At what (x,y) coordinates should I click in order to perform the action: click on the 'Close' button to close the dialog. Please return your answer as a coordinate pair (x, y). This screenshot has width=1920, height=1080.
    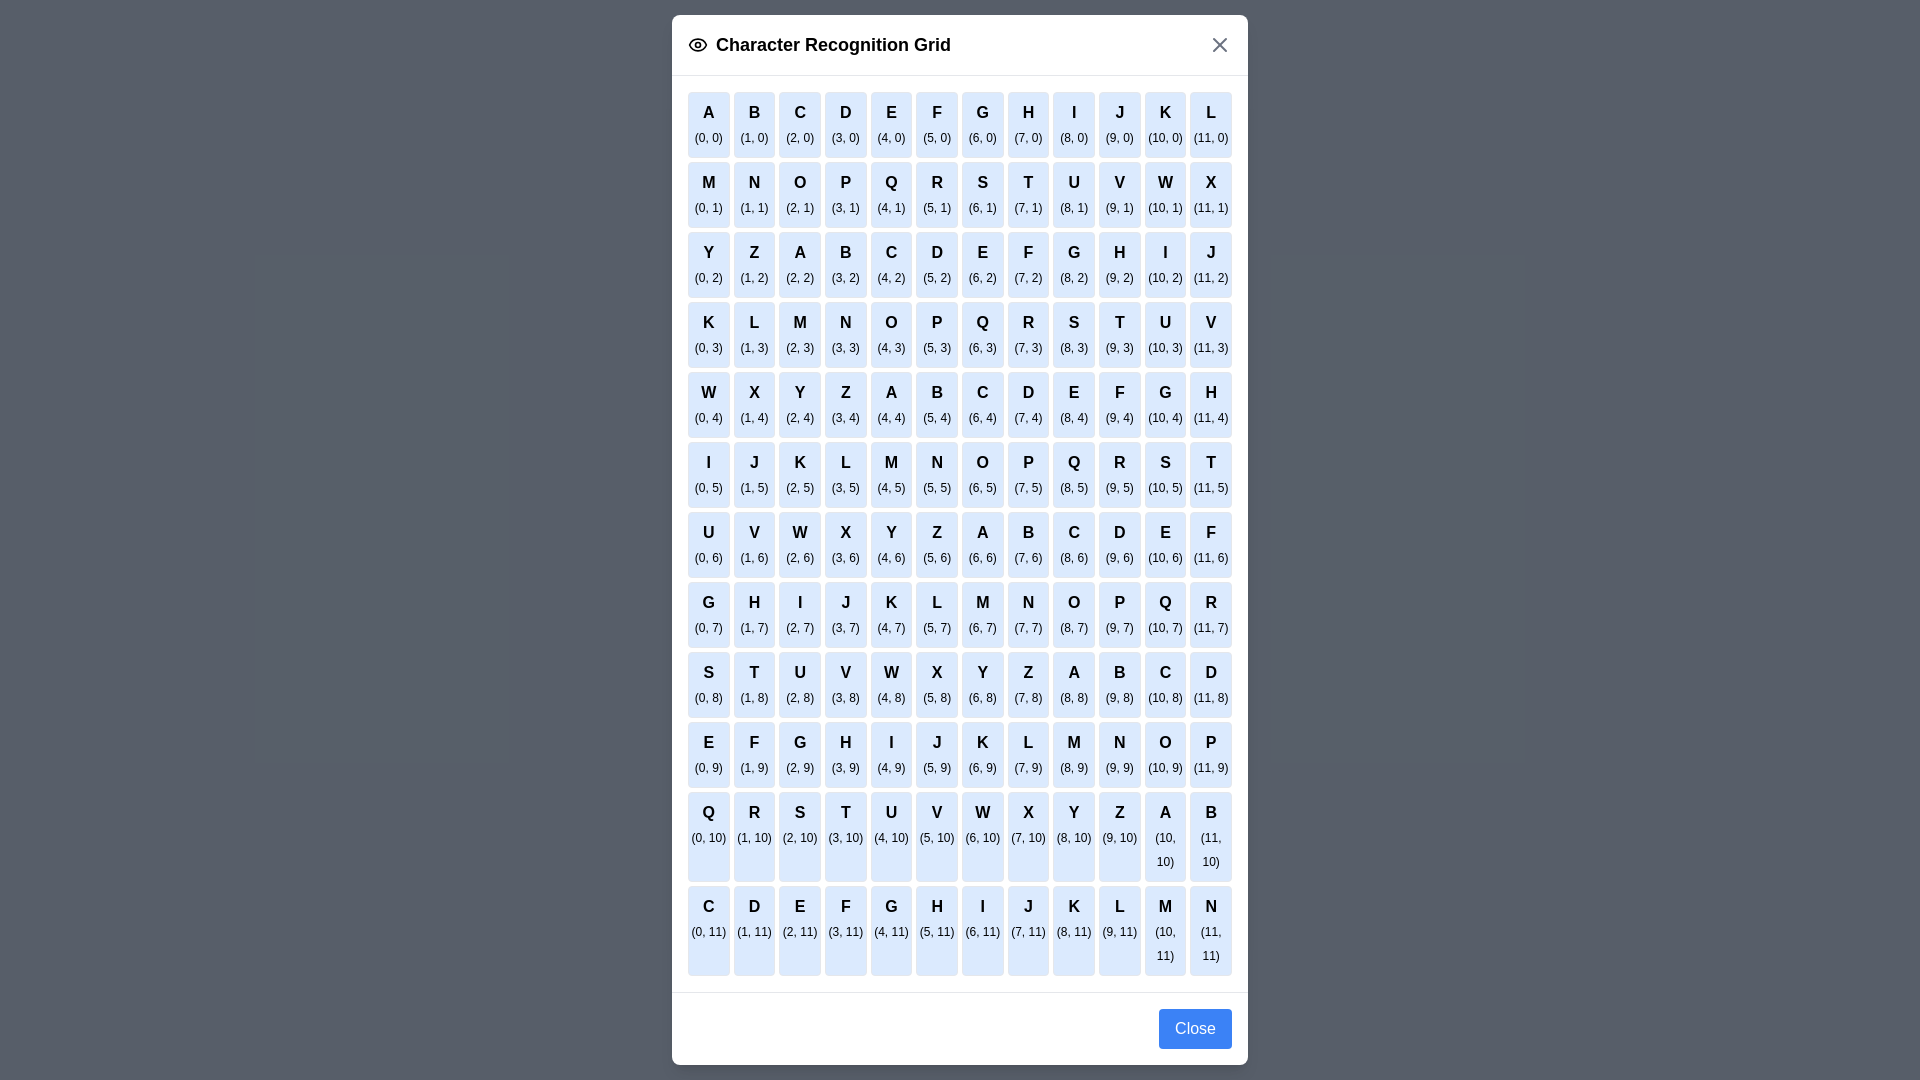
    Looking at the image, I should click on (1195, 1029).